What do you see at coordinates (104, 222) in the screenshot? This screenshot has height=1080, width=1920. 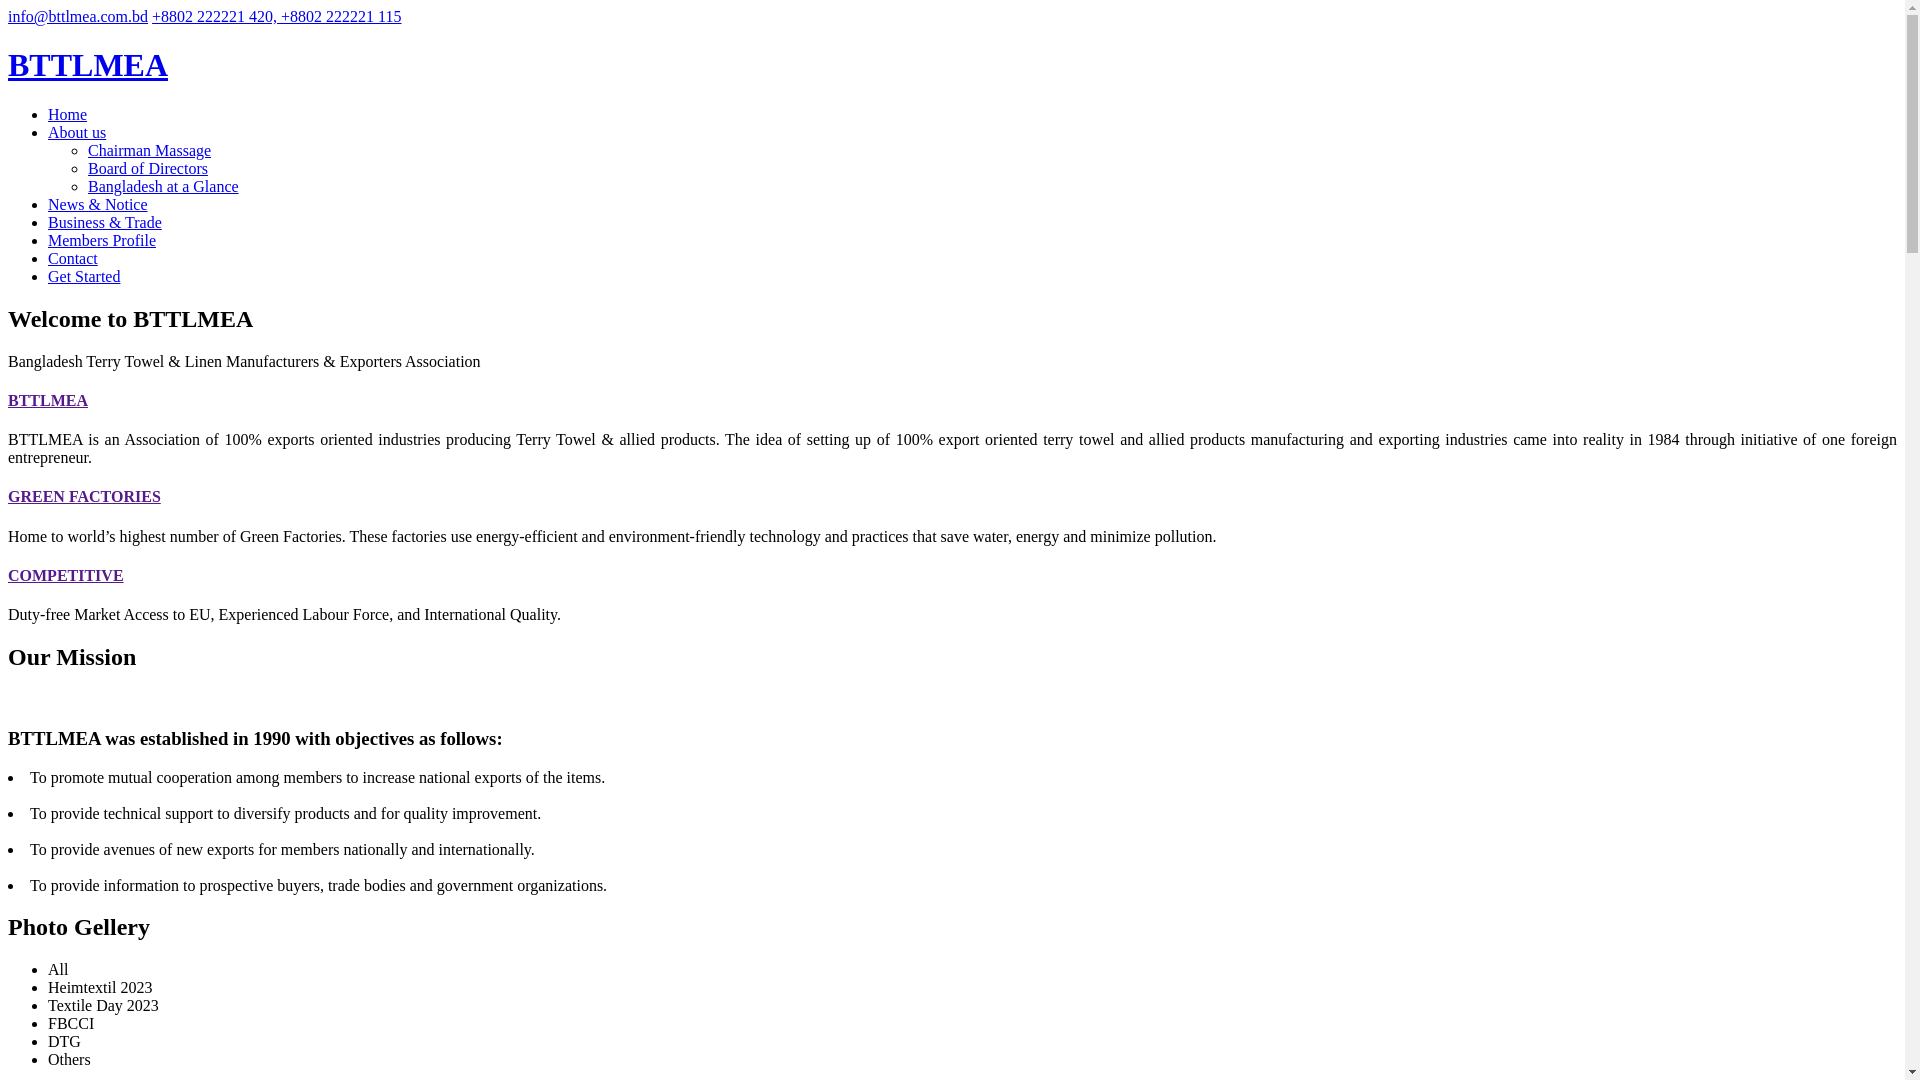 I see `'Business & Trade'` at bounding box center [104, 222].